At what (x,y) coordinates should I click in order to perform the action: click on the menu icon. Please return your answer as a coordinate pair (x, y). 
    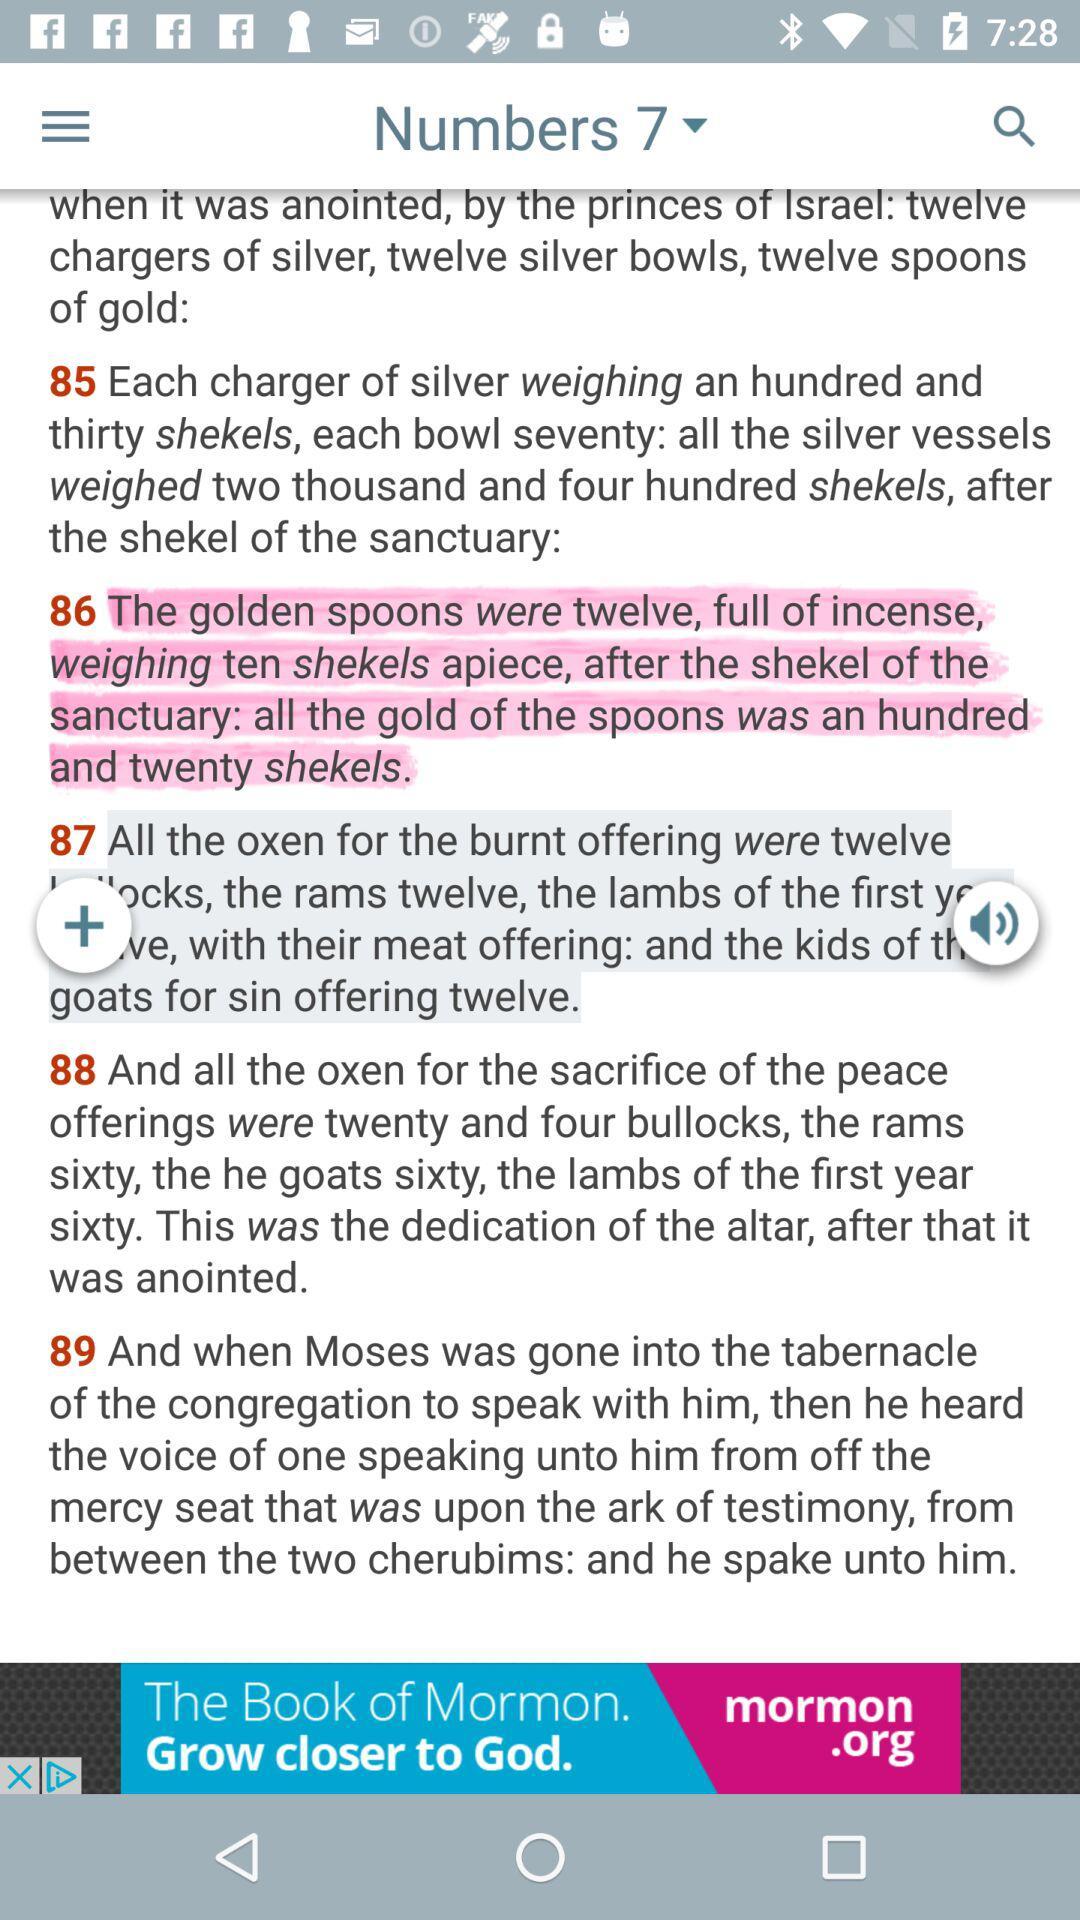
    Looking at the image, I should click on (64, 124).